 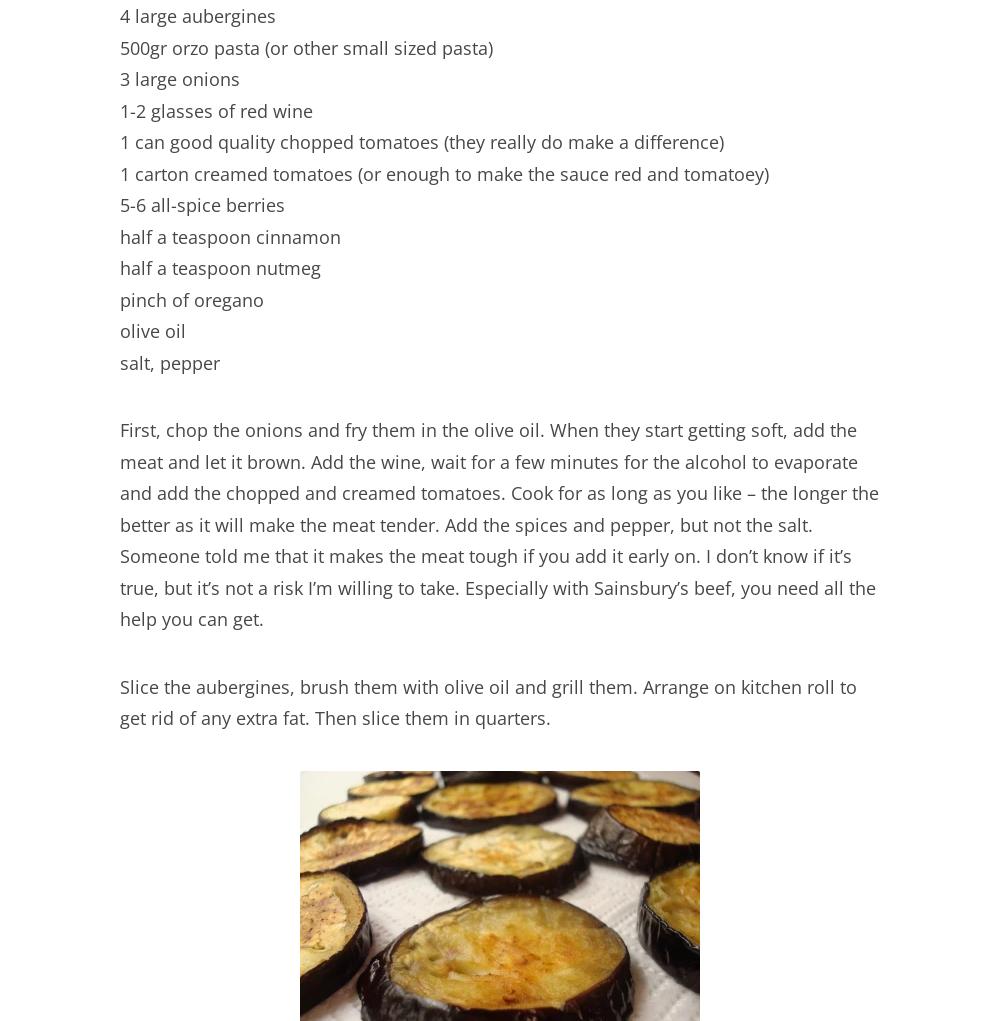 I want to click on '4 large aubergines', so click(x=197, y=15).